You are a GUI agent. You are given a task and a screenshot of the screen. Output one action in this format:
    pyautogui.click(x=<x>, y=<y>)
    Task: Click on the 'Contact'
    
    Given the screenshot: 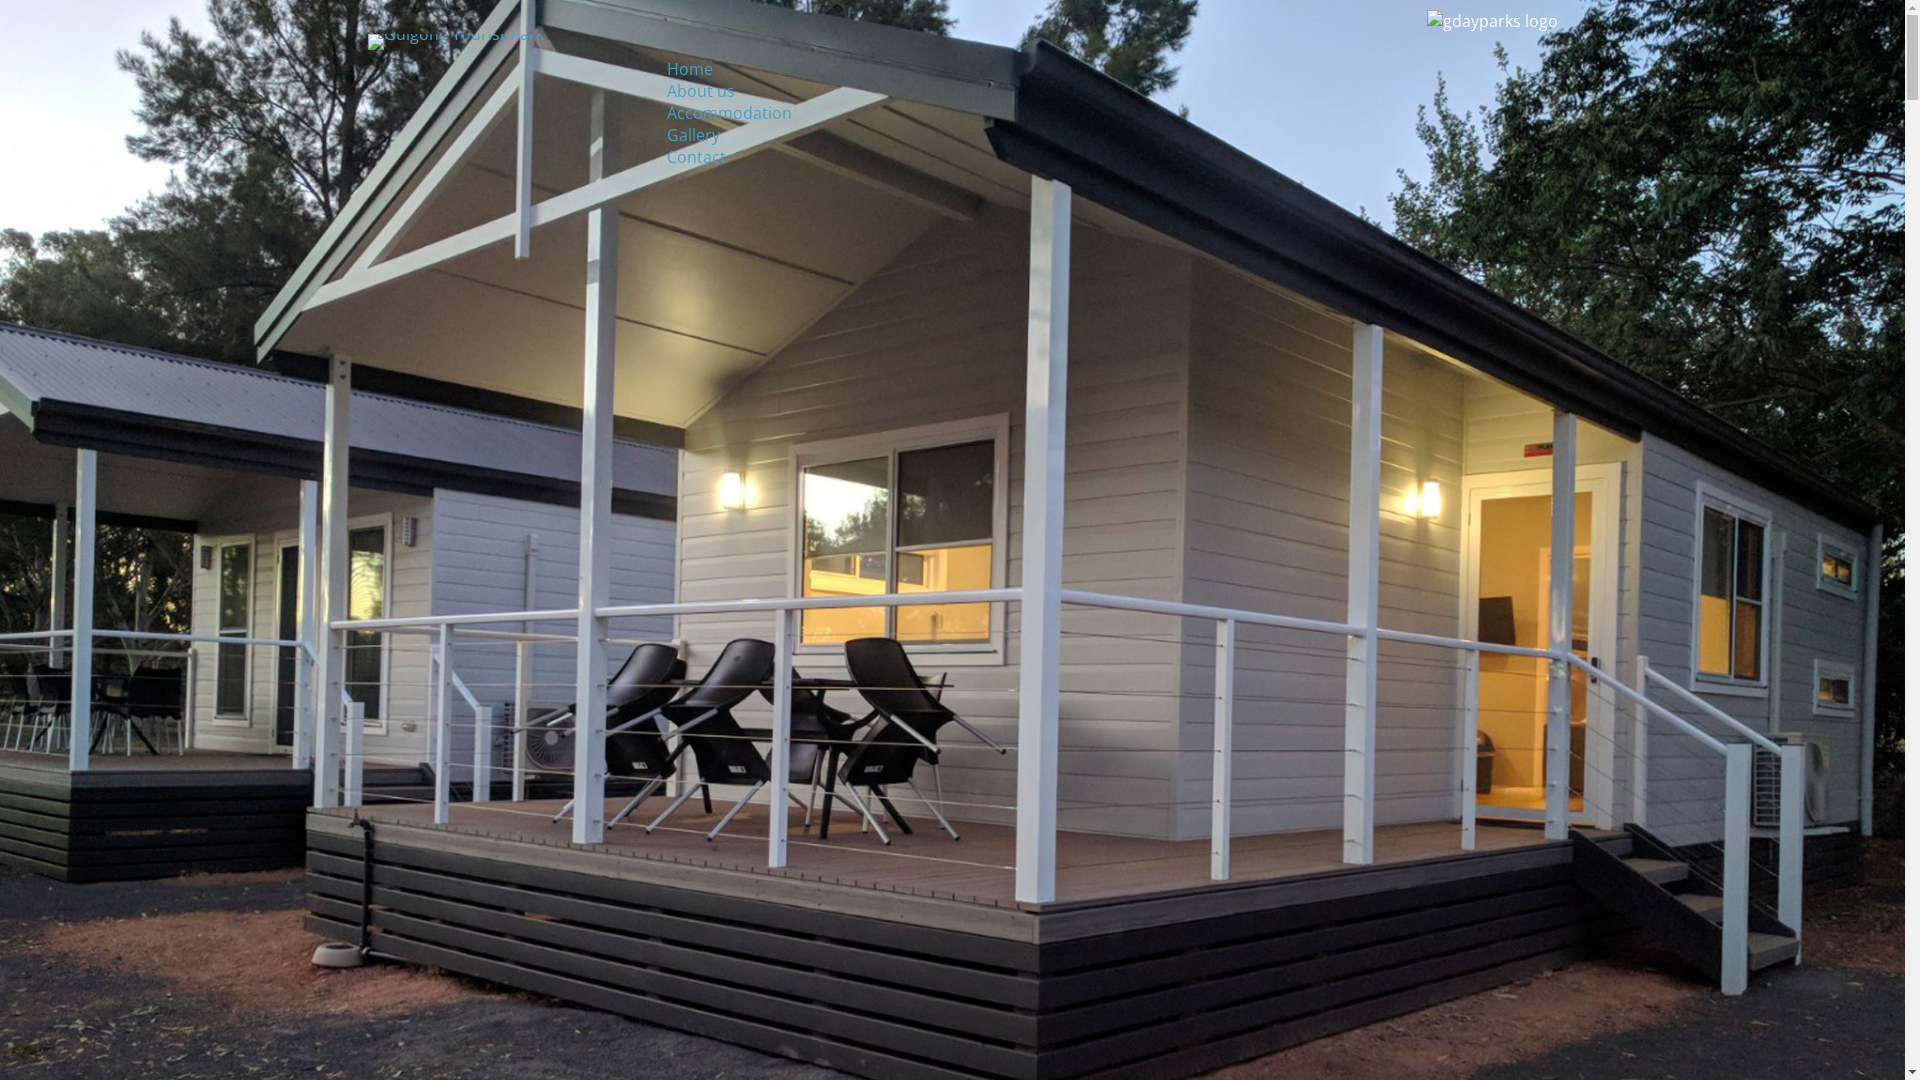 What is the action you would take?
    pyautogui.click(x=696, y=156)
    